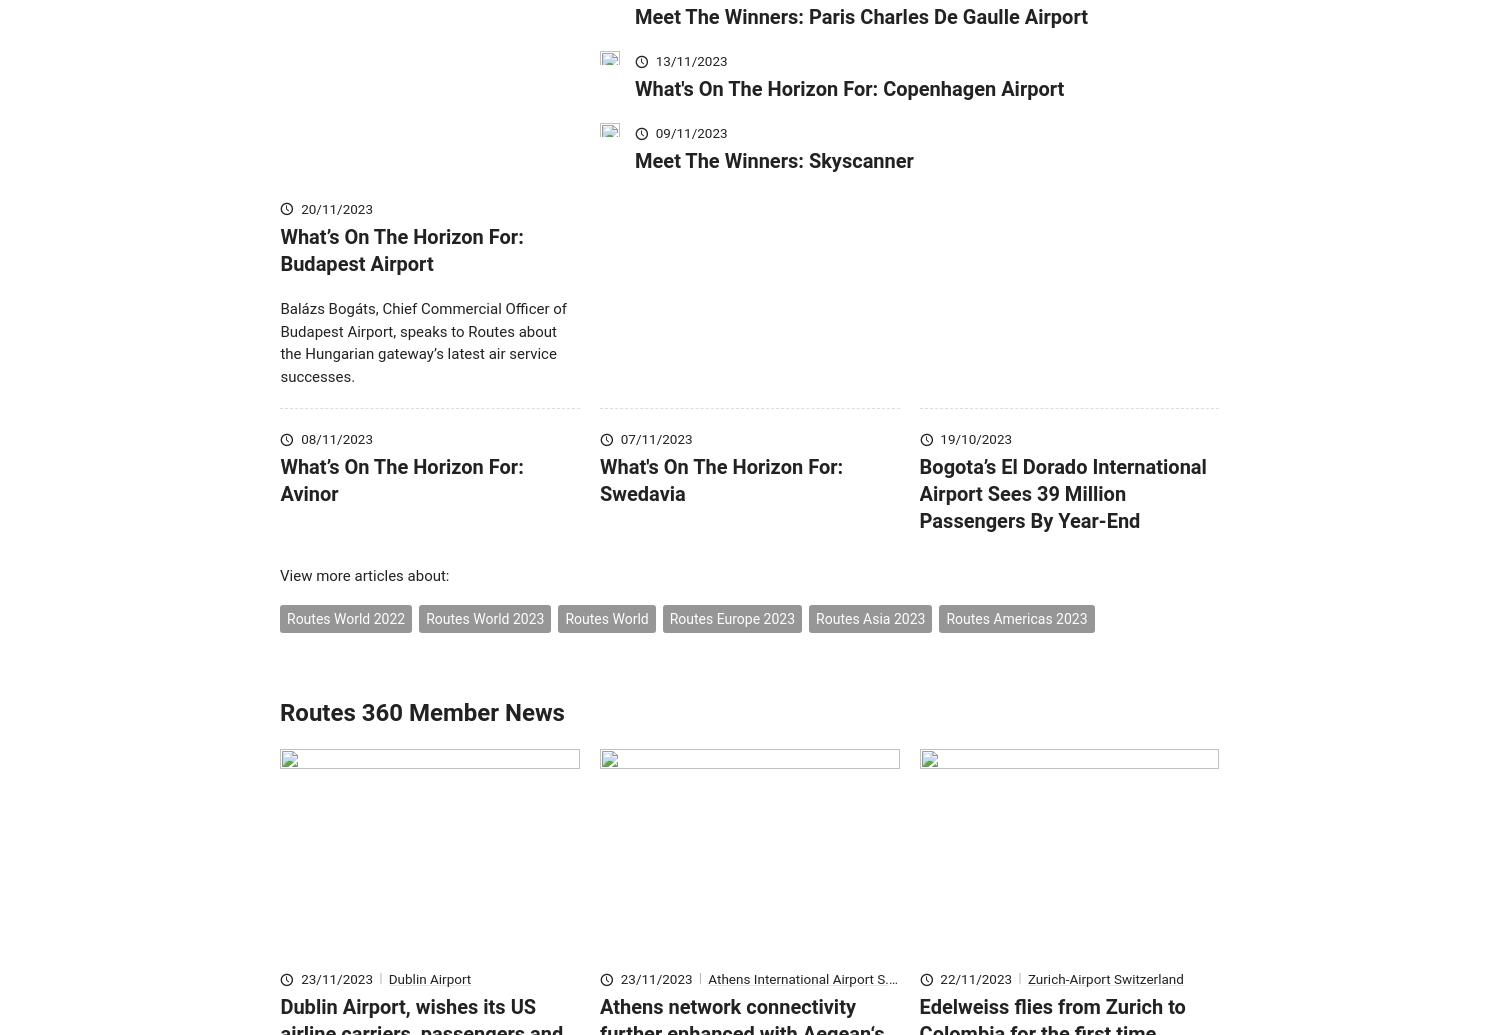 Image resolution: width=1500 pixels, height=1035 pixels. I want to click on 'Routes 360 Member News', so click(421, 740).